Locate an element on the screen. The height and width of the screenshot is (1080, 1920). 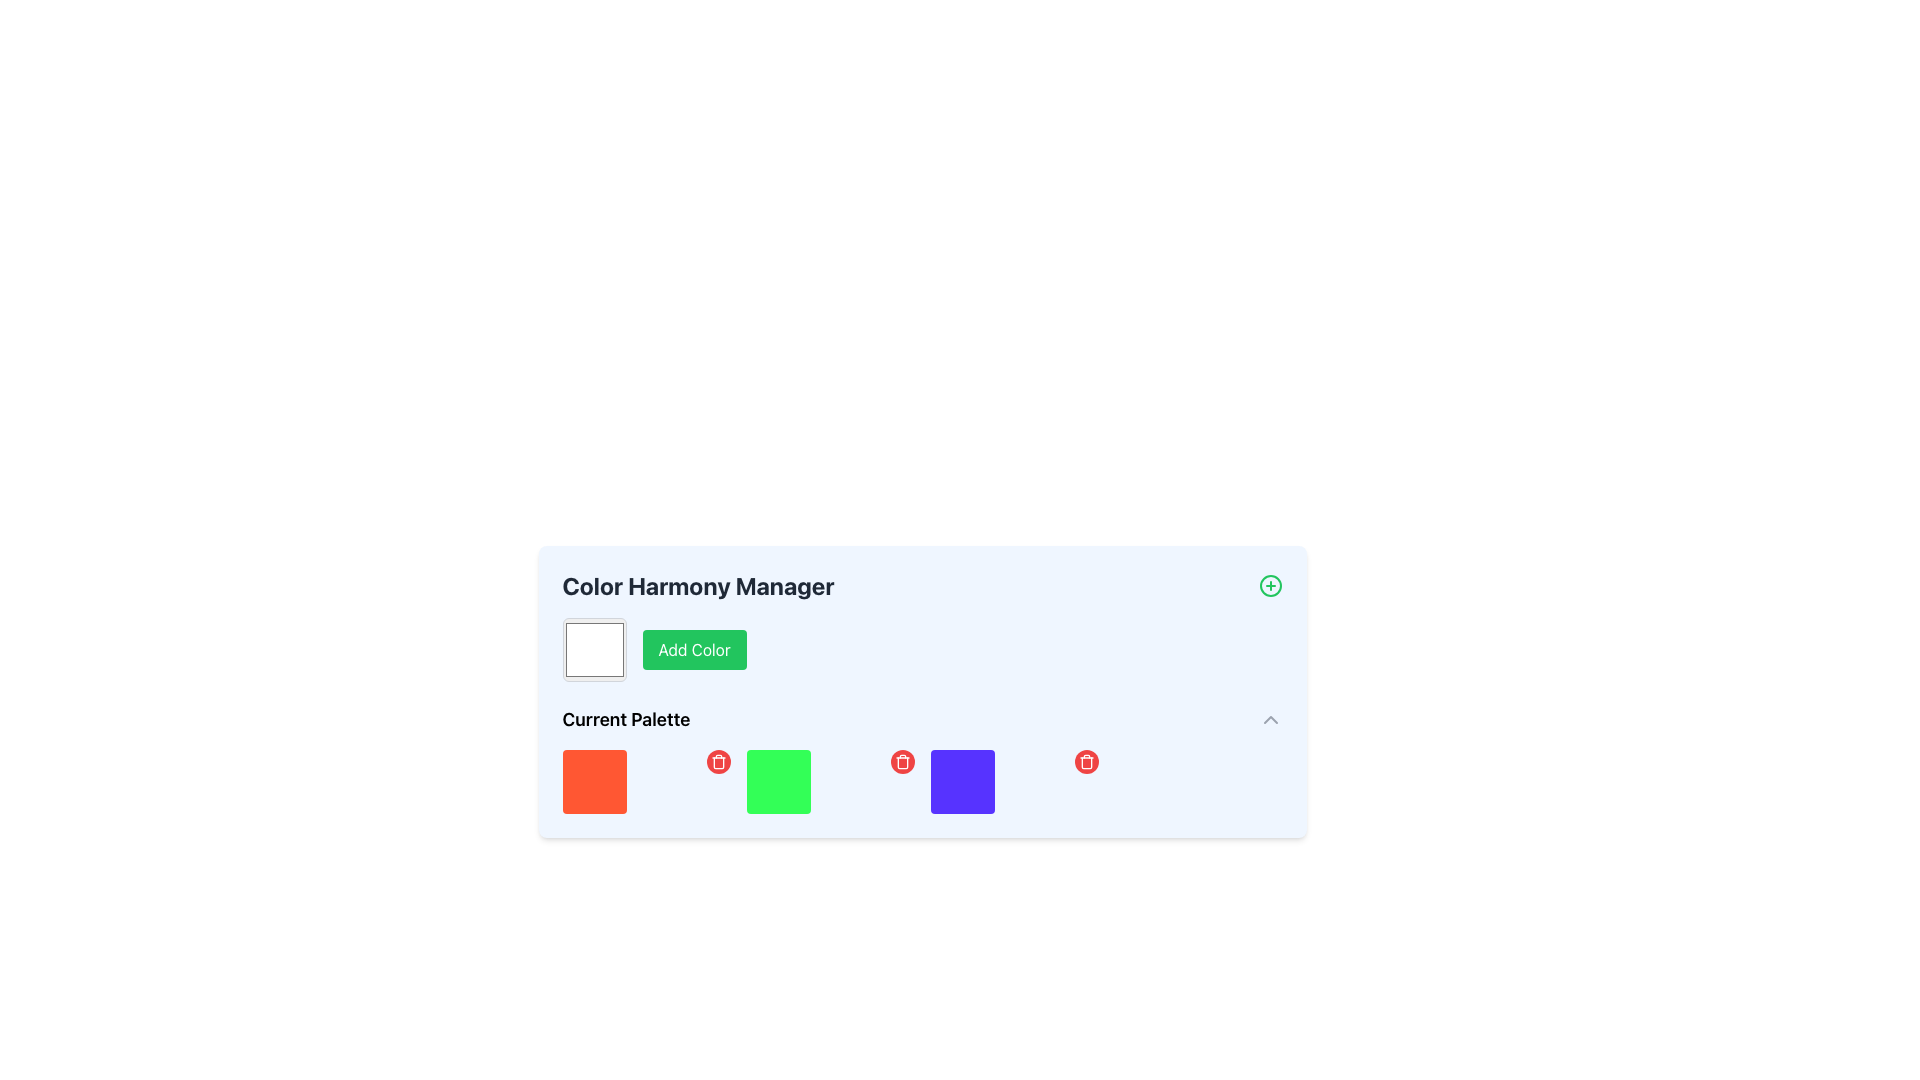
the central icon of the red circular delete button located below the purple color swatch in the Current Palette section is located at coordinates (1085, 762).